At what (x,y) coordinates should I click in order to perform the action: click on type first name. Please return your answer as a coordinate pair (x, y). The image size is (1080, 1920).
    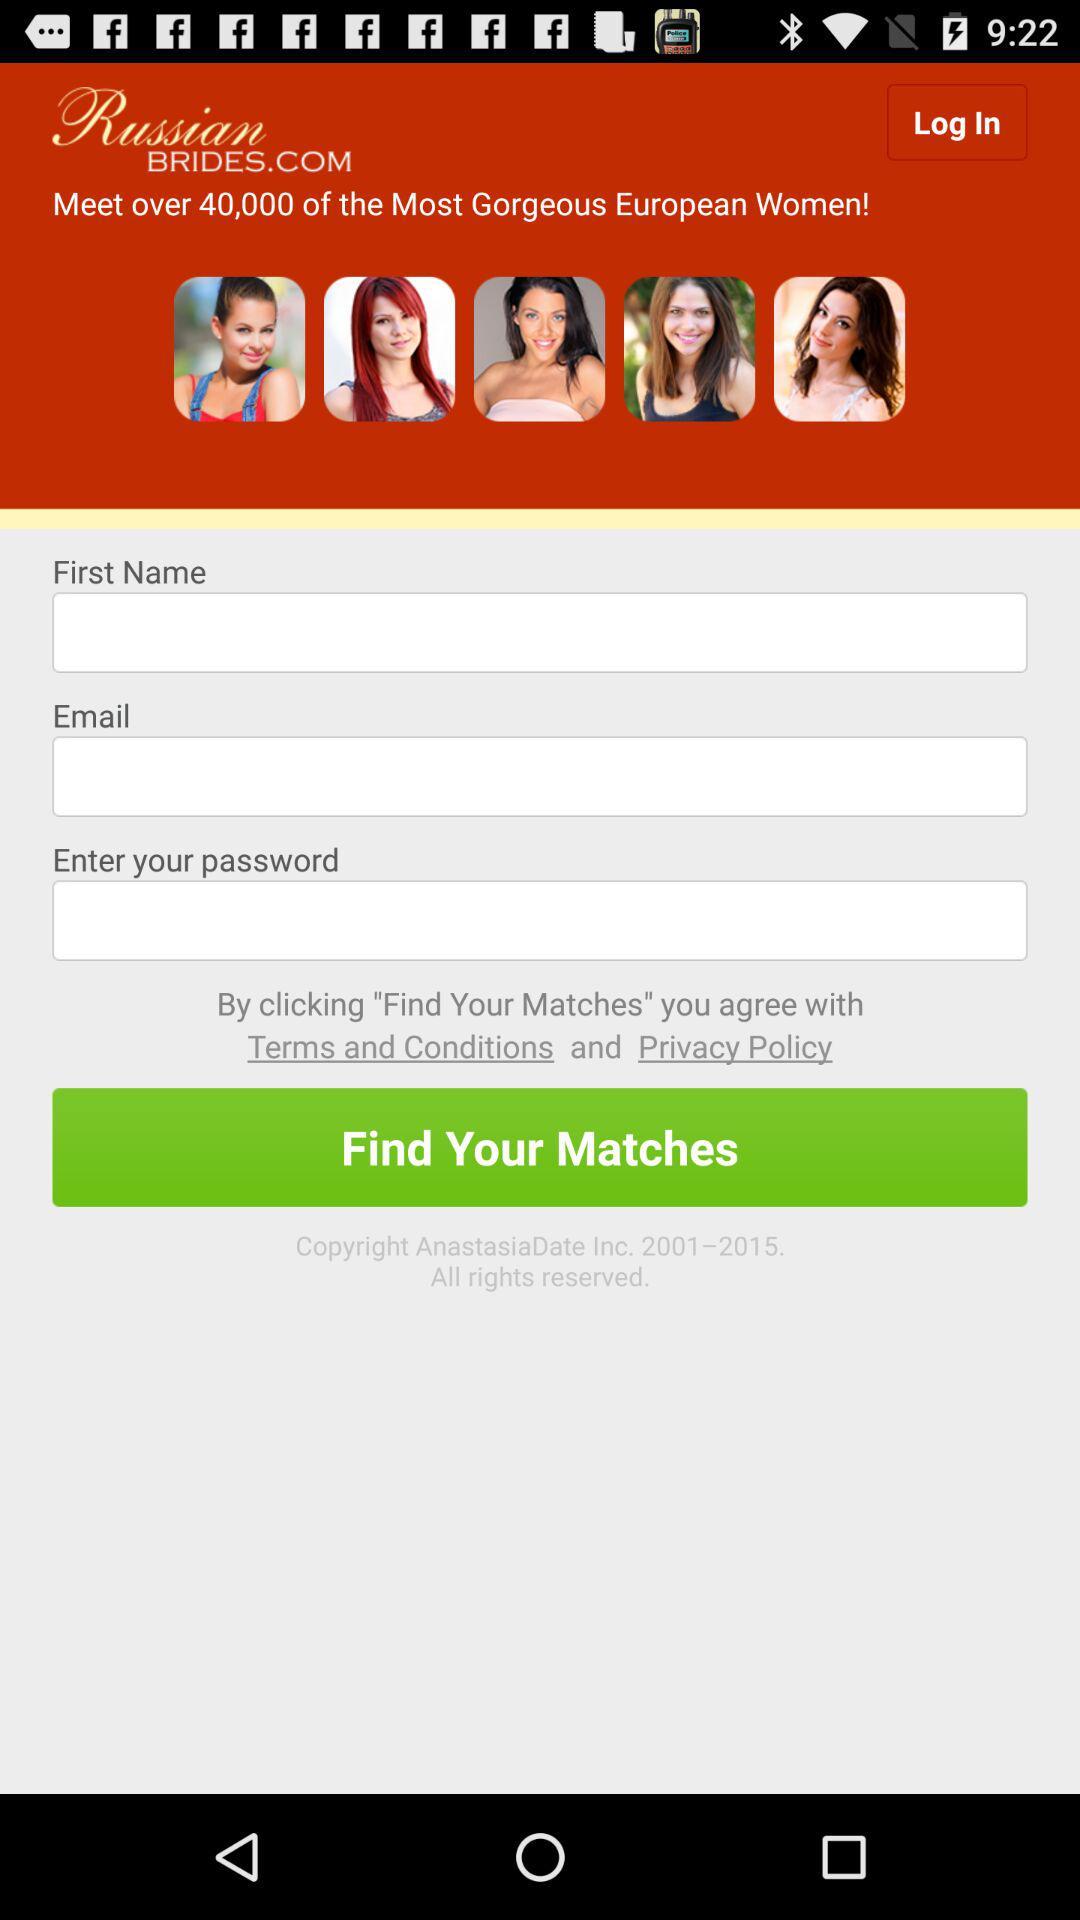
    Looking at the image, I should click on (540, 631).